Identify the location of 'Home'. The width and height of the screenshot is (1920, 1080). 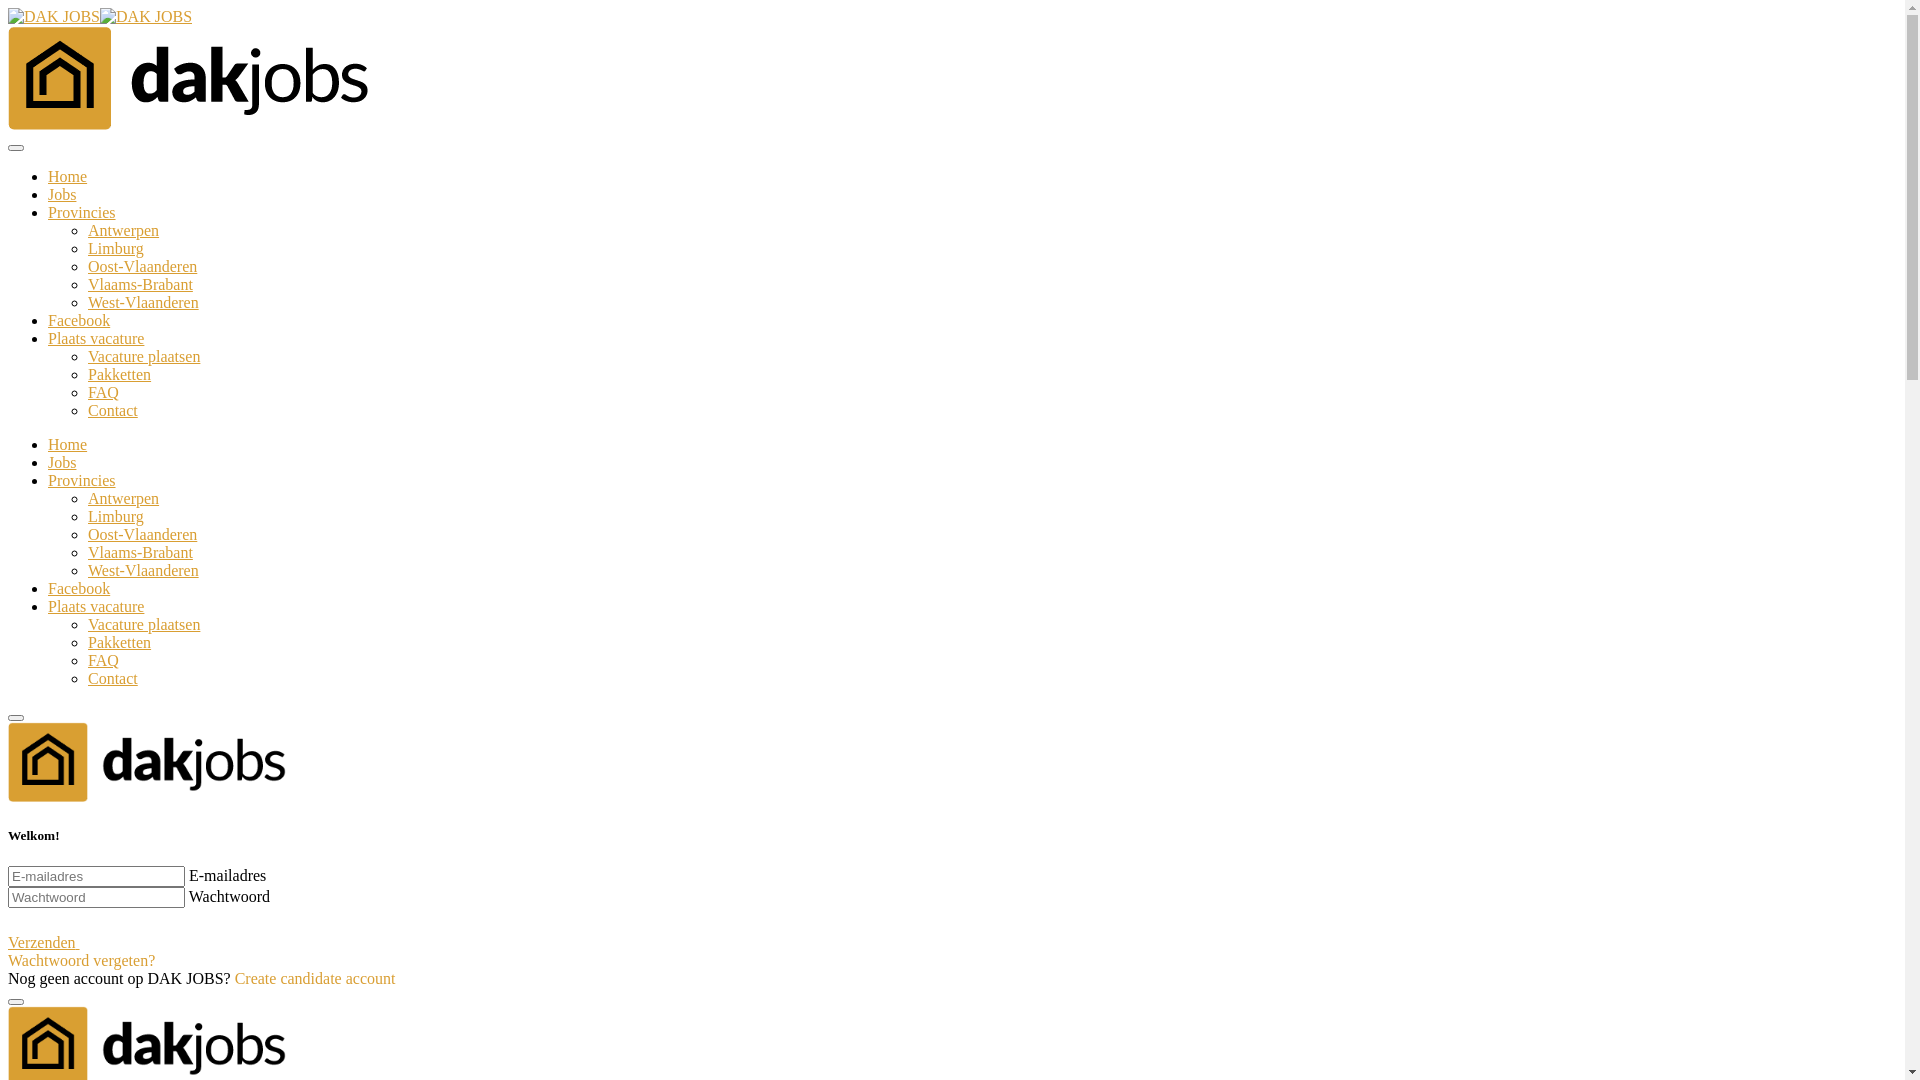
(67, 175).